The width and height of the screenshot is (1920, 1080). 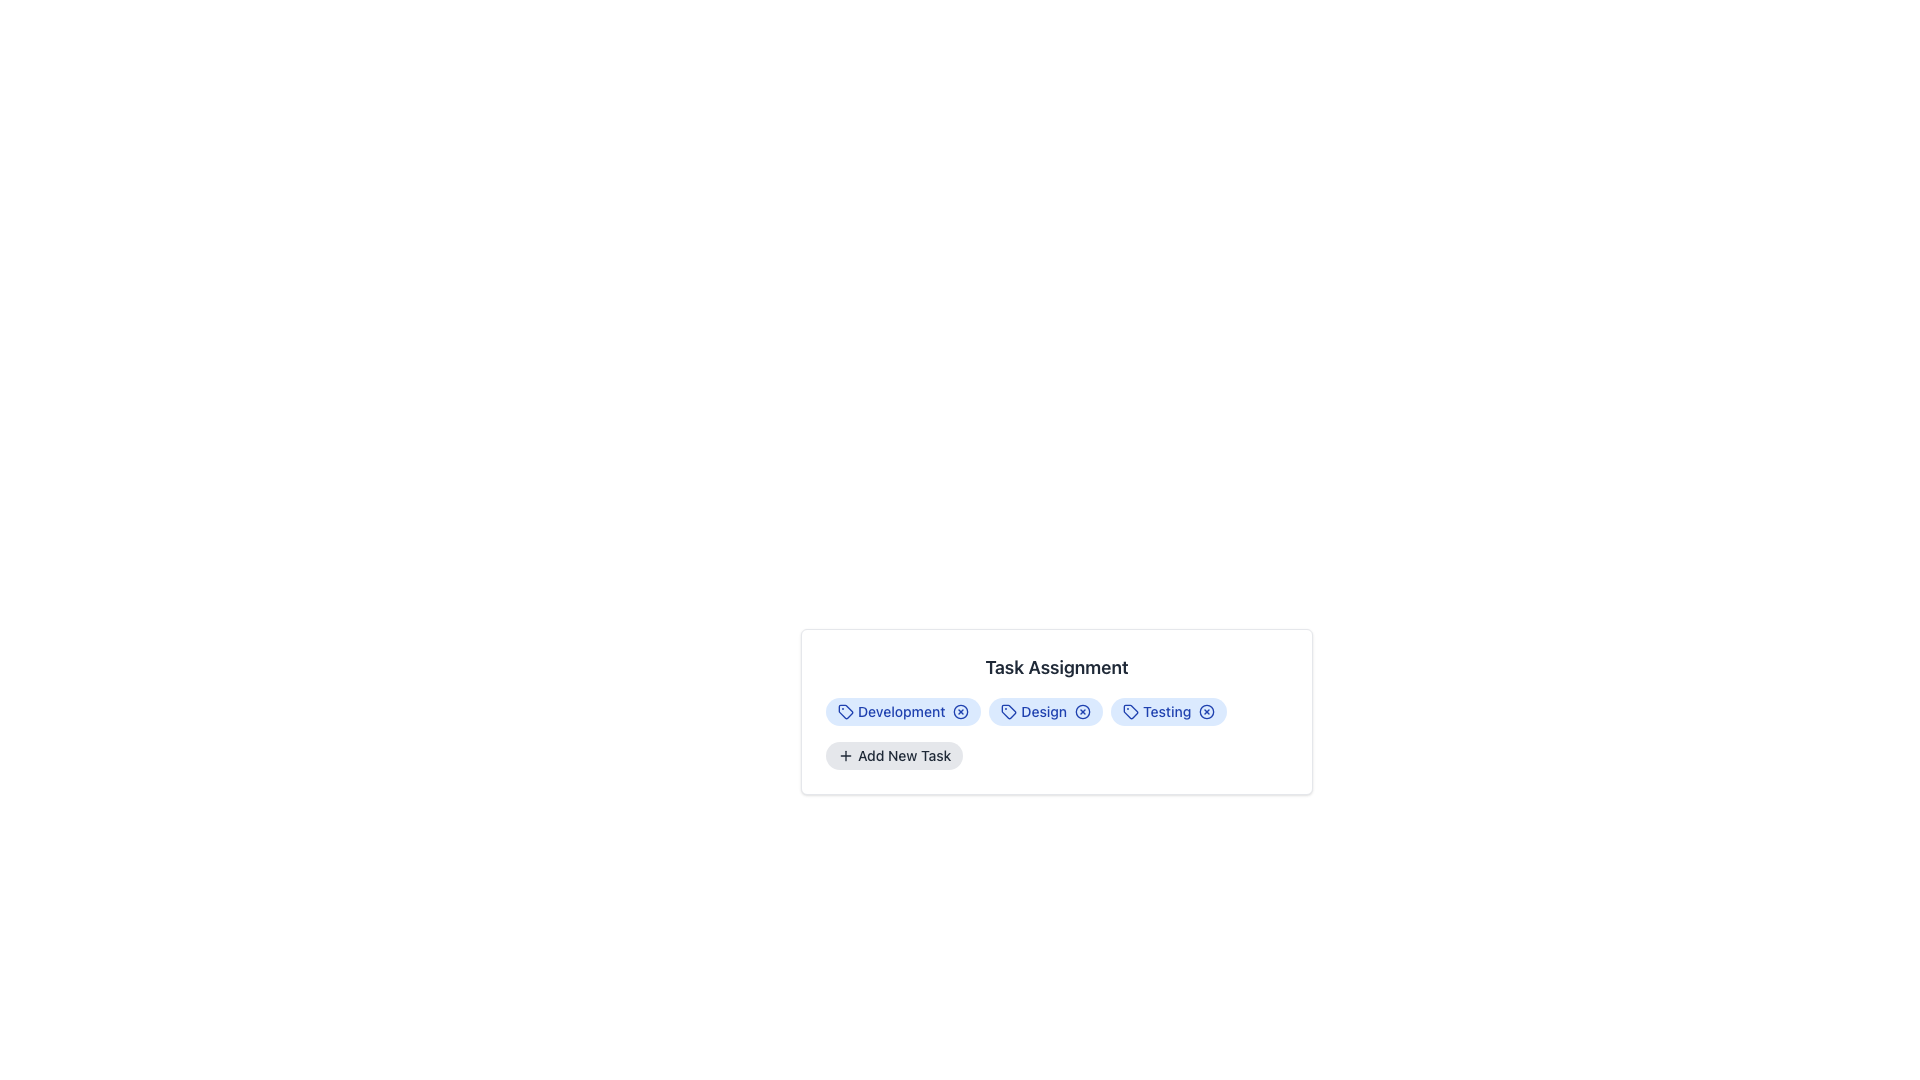 What do you see at coordinates (845, 756) in the screenshot?
I see `visually on the 'plus' icon element` at bounding box center [845, 756].